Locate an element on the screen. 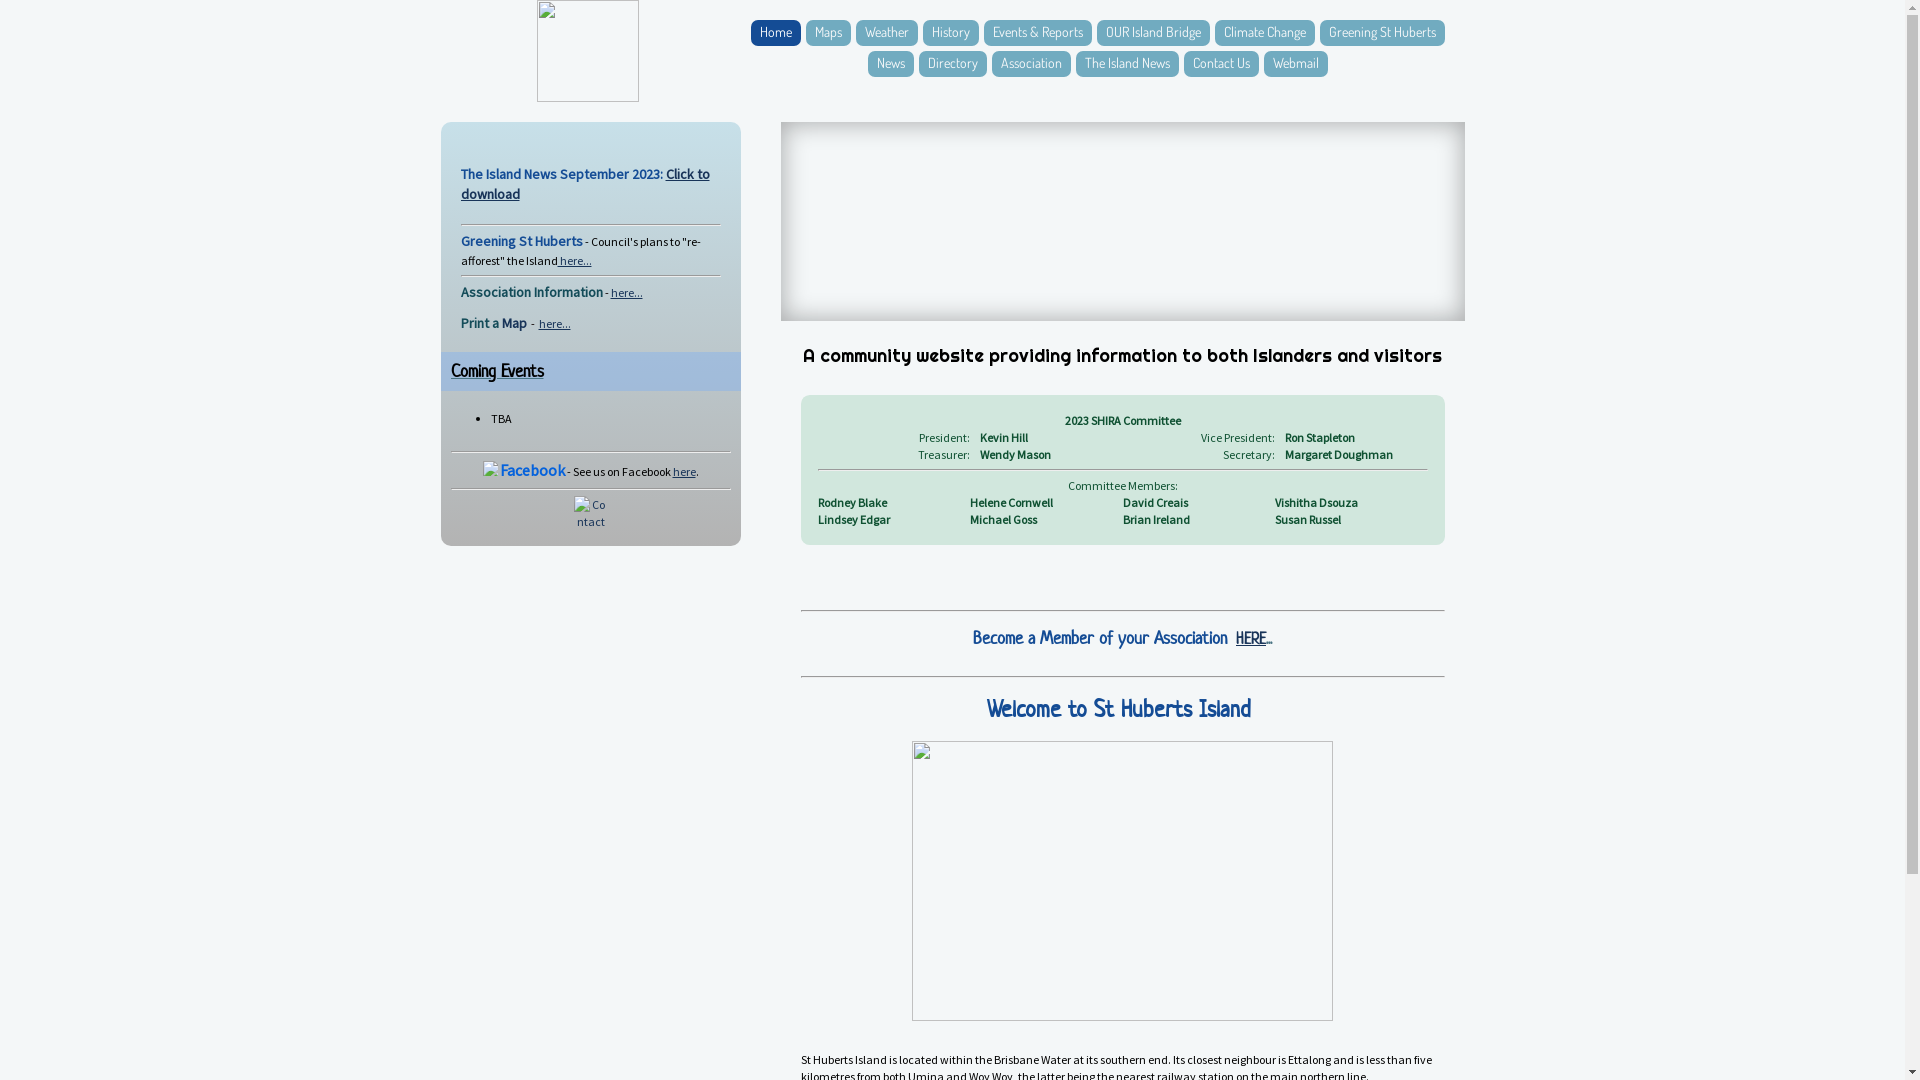 The height and width of the screenshot is (1080, 1920). 'The Island News' is located at coordinates (1127, 63).